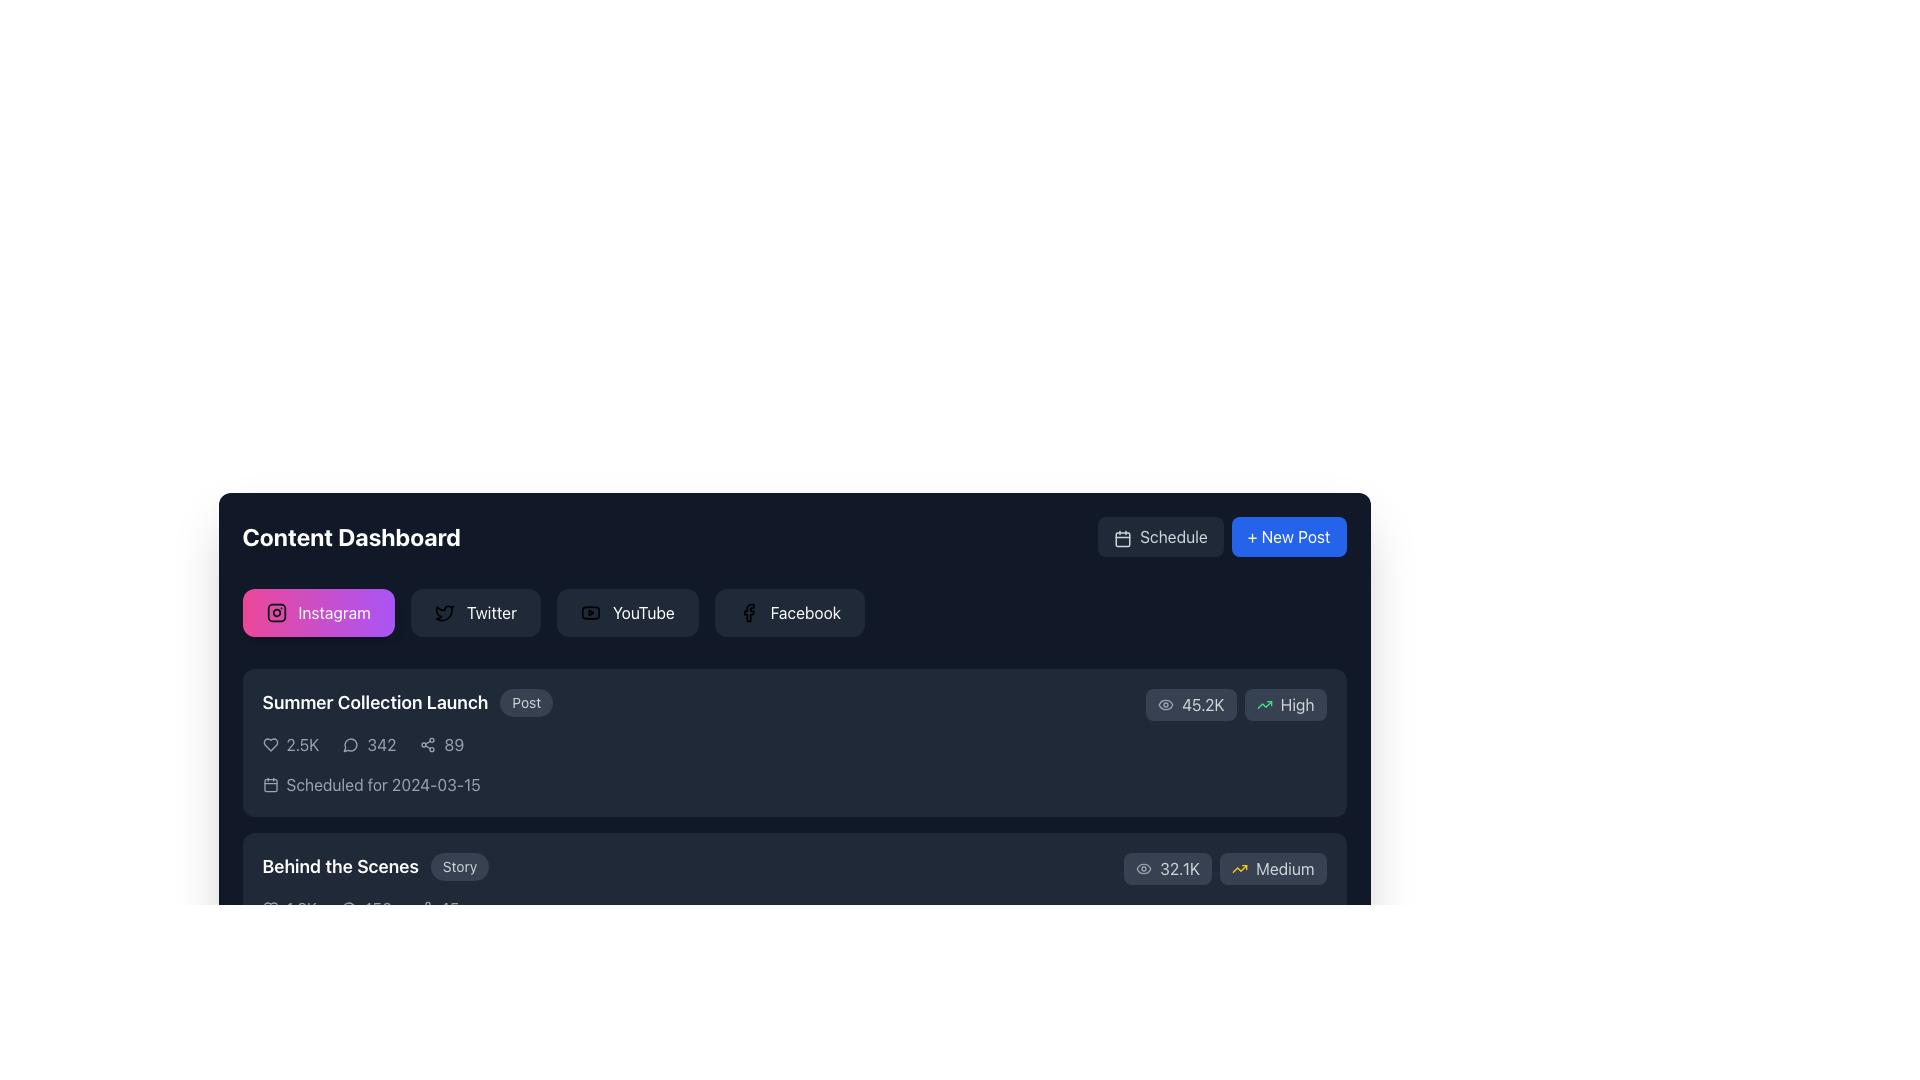 The height and width of the screenshot is (1080, 1920). What do you see at coordinates (436, 909) in the screenshot?
I see `the third numeric group Text label with graphical indicator that displays the count of shares in the 'Behind the Scenes' section` at bounding box center [436, 909].